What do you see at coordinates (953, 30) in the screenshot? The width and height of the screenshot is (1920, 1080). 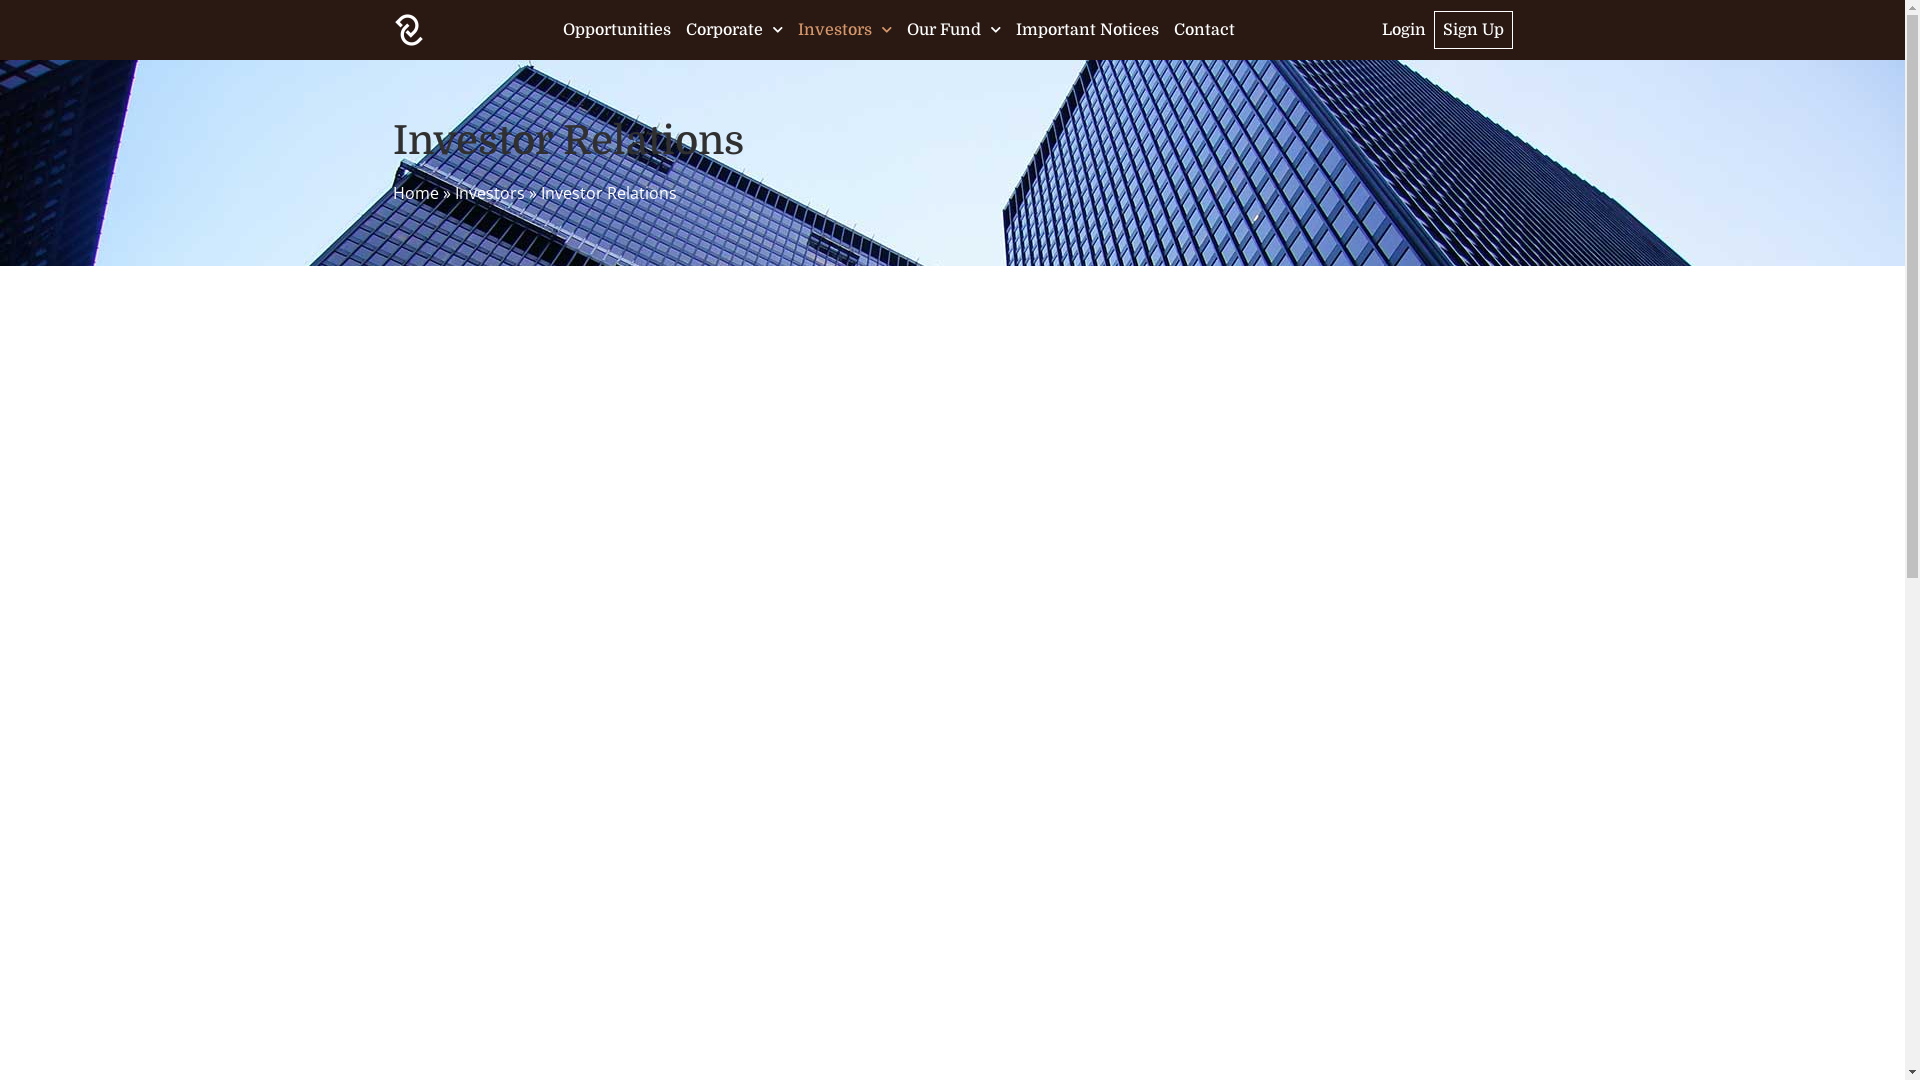 I see `'Our Fund'` at bounding box center [953, 30].